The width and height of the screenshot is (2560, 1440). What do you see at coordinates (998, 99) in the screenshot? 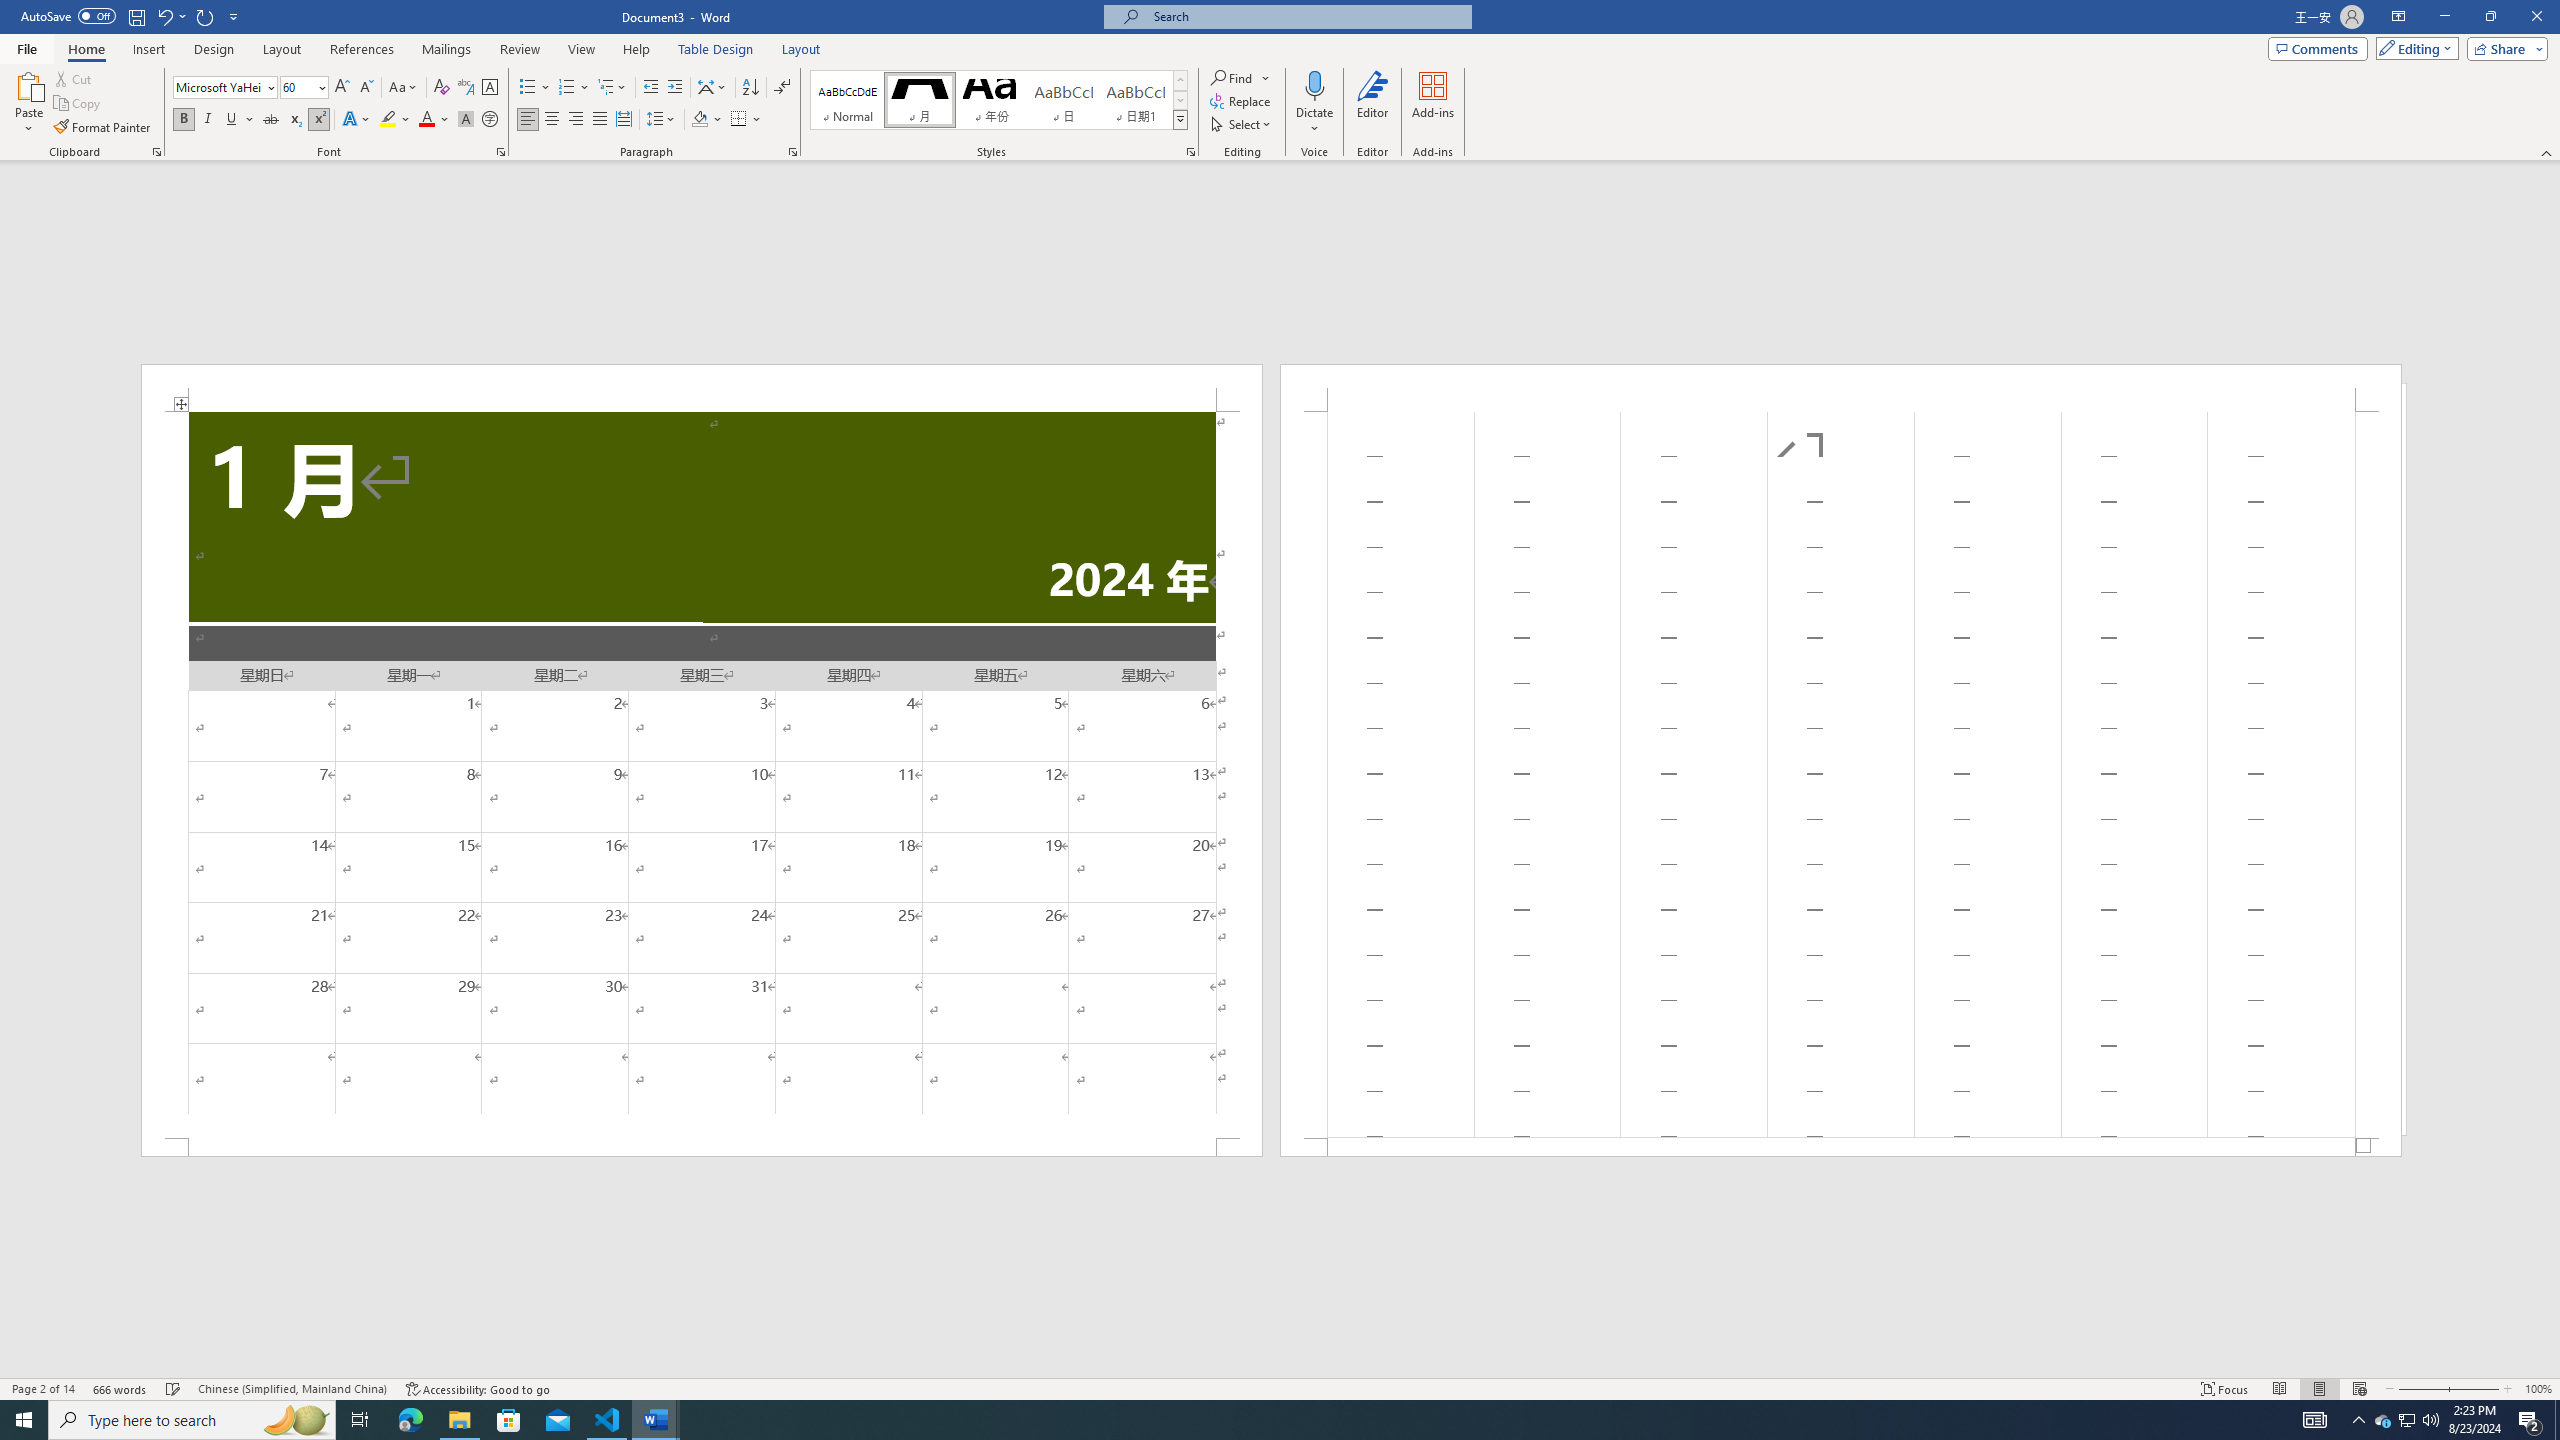
I see `'AutomationID: QuickStylesGallery'` at bounding box center [998, 99].